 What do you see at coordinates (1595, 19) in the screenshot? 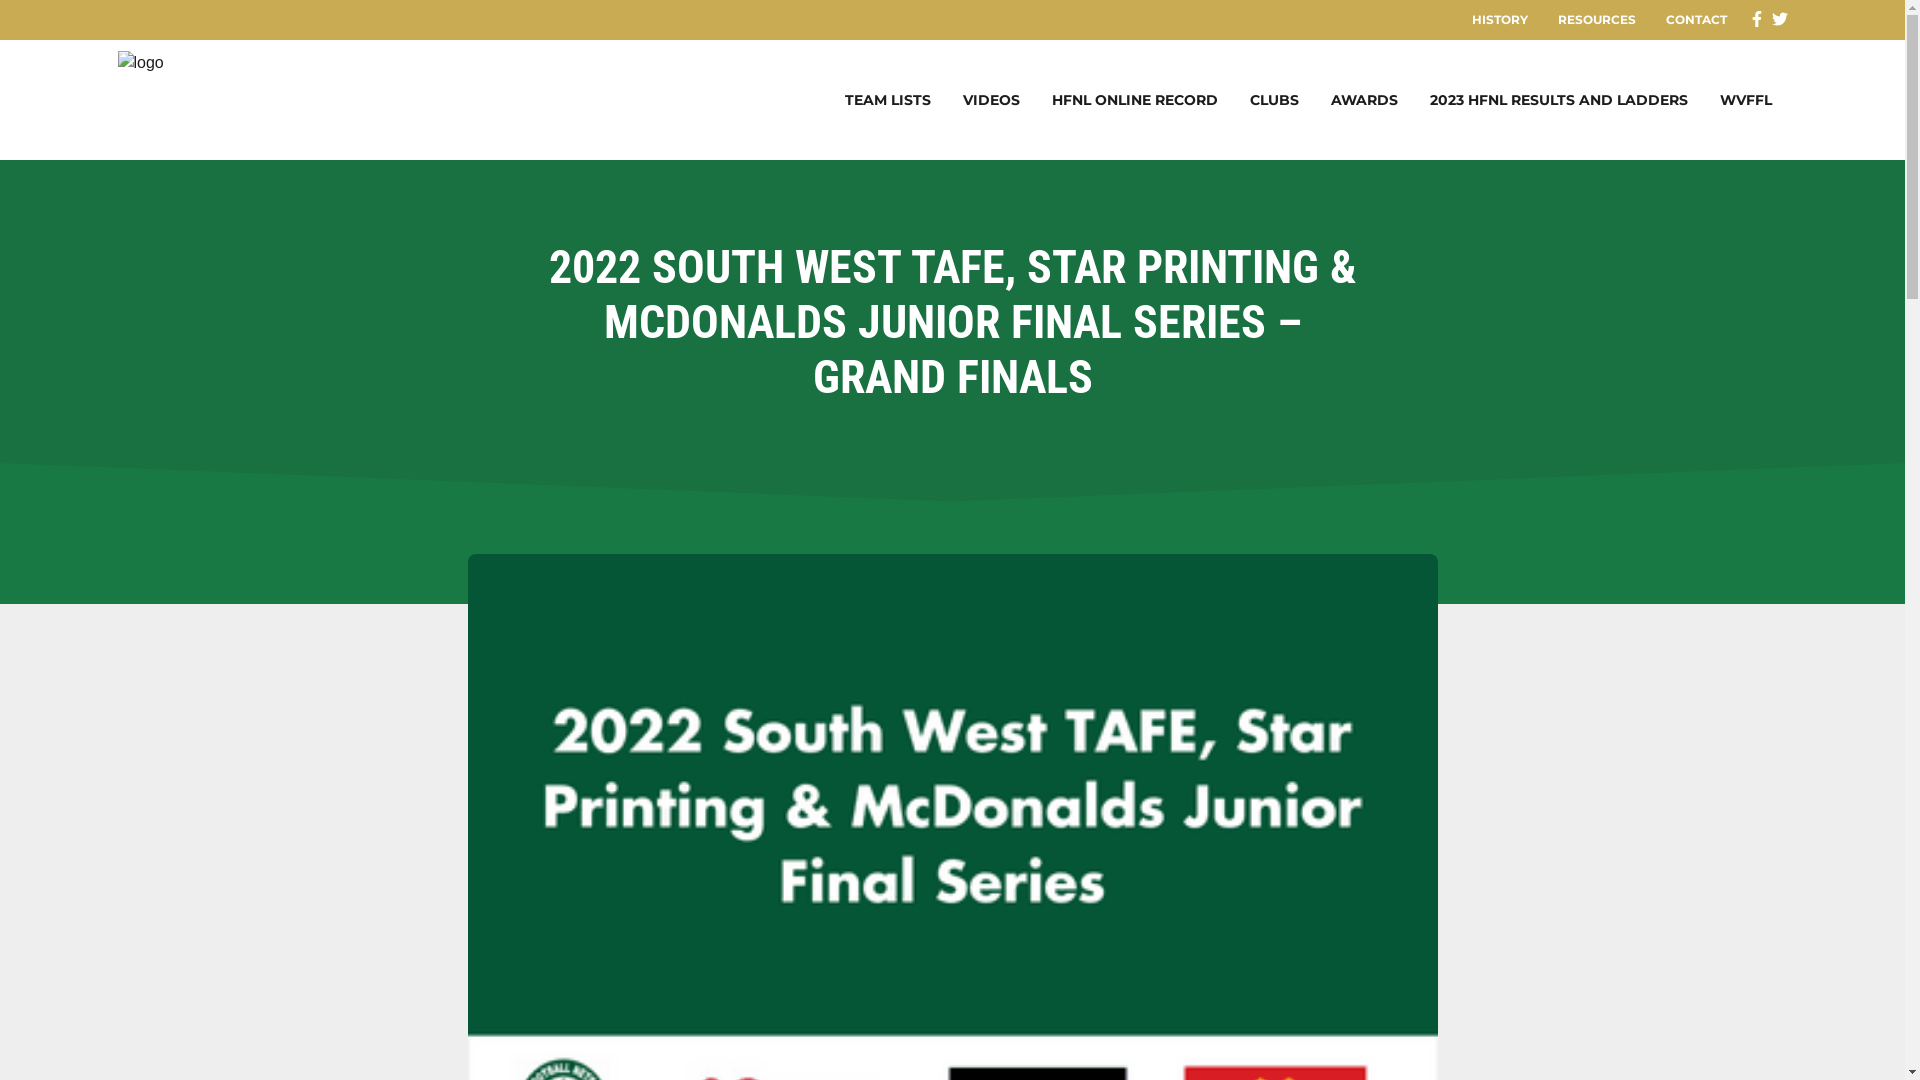
I see `'RESOURCES'` at bounding box center [1595, 19].